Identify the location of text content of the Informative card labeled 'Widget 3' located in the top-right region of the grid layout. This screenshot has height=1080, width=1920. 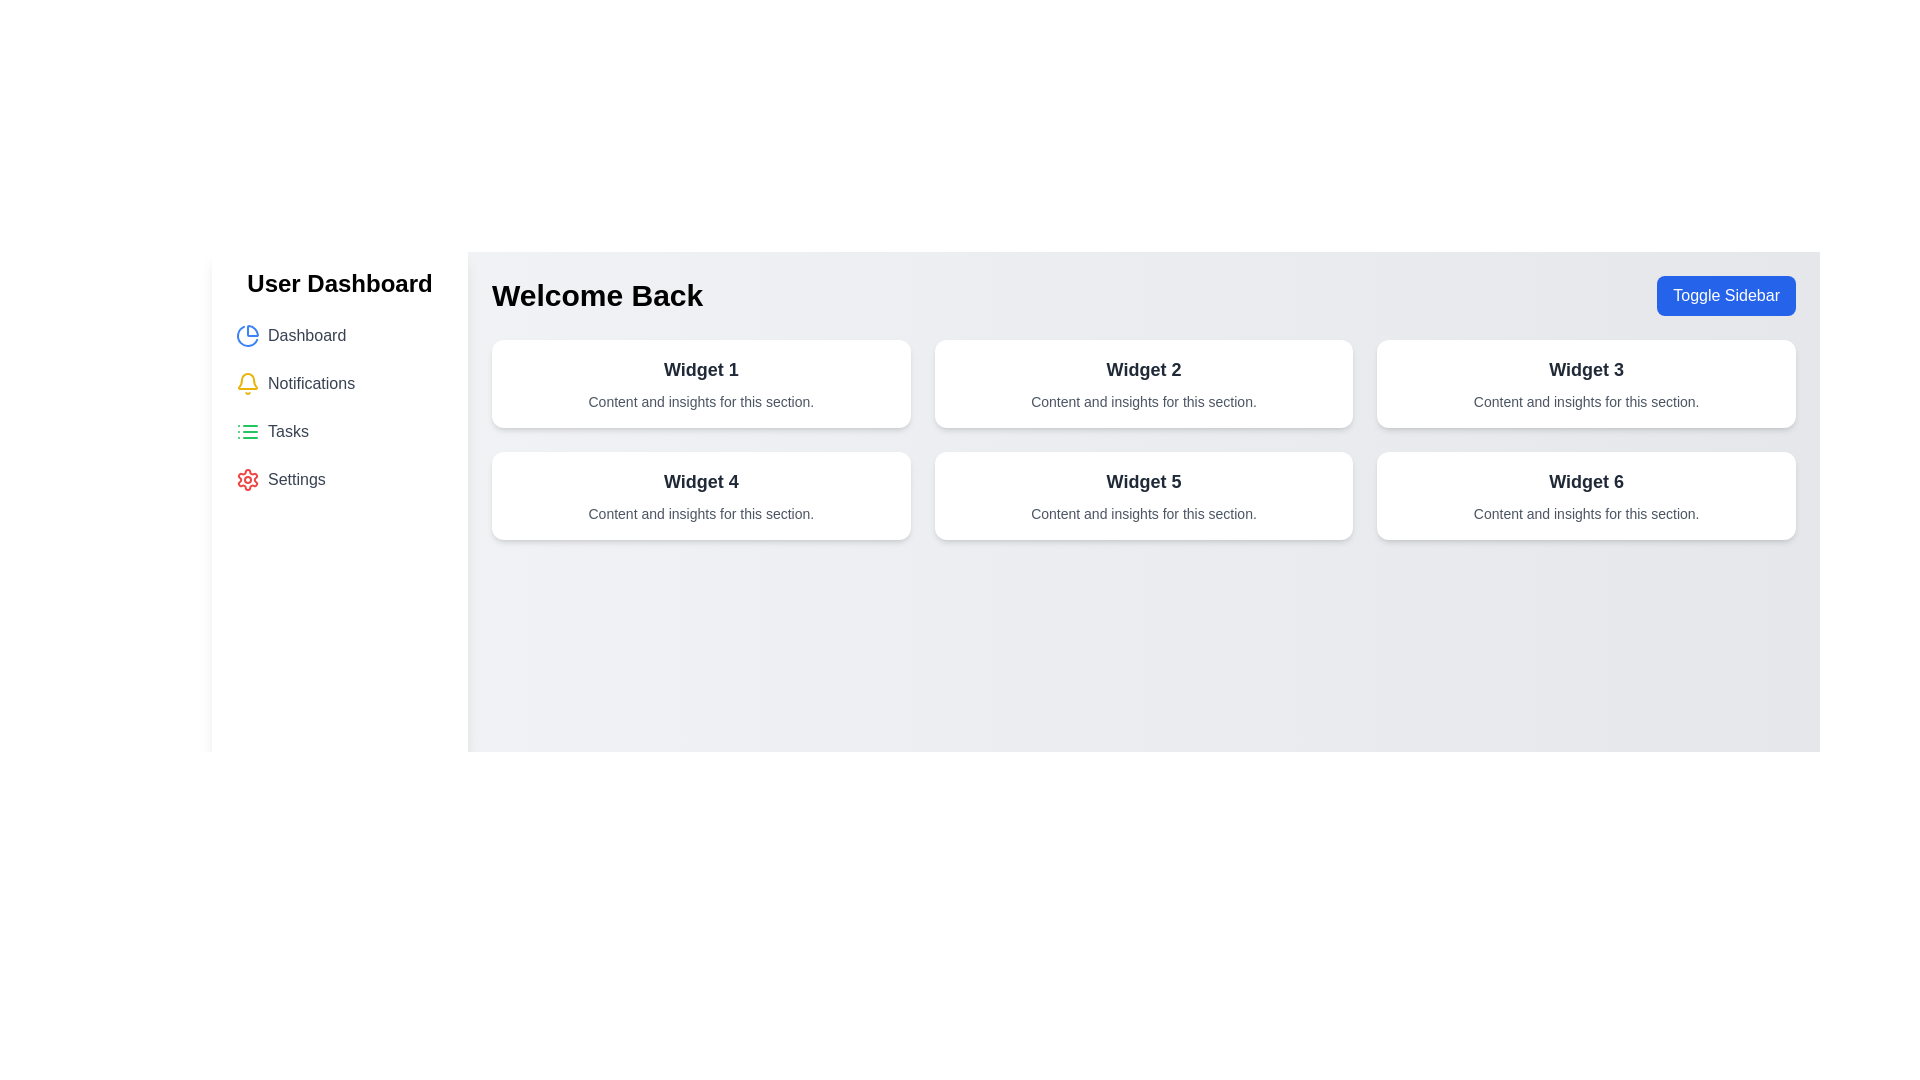
(1585, 384).